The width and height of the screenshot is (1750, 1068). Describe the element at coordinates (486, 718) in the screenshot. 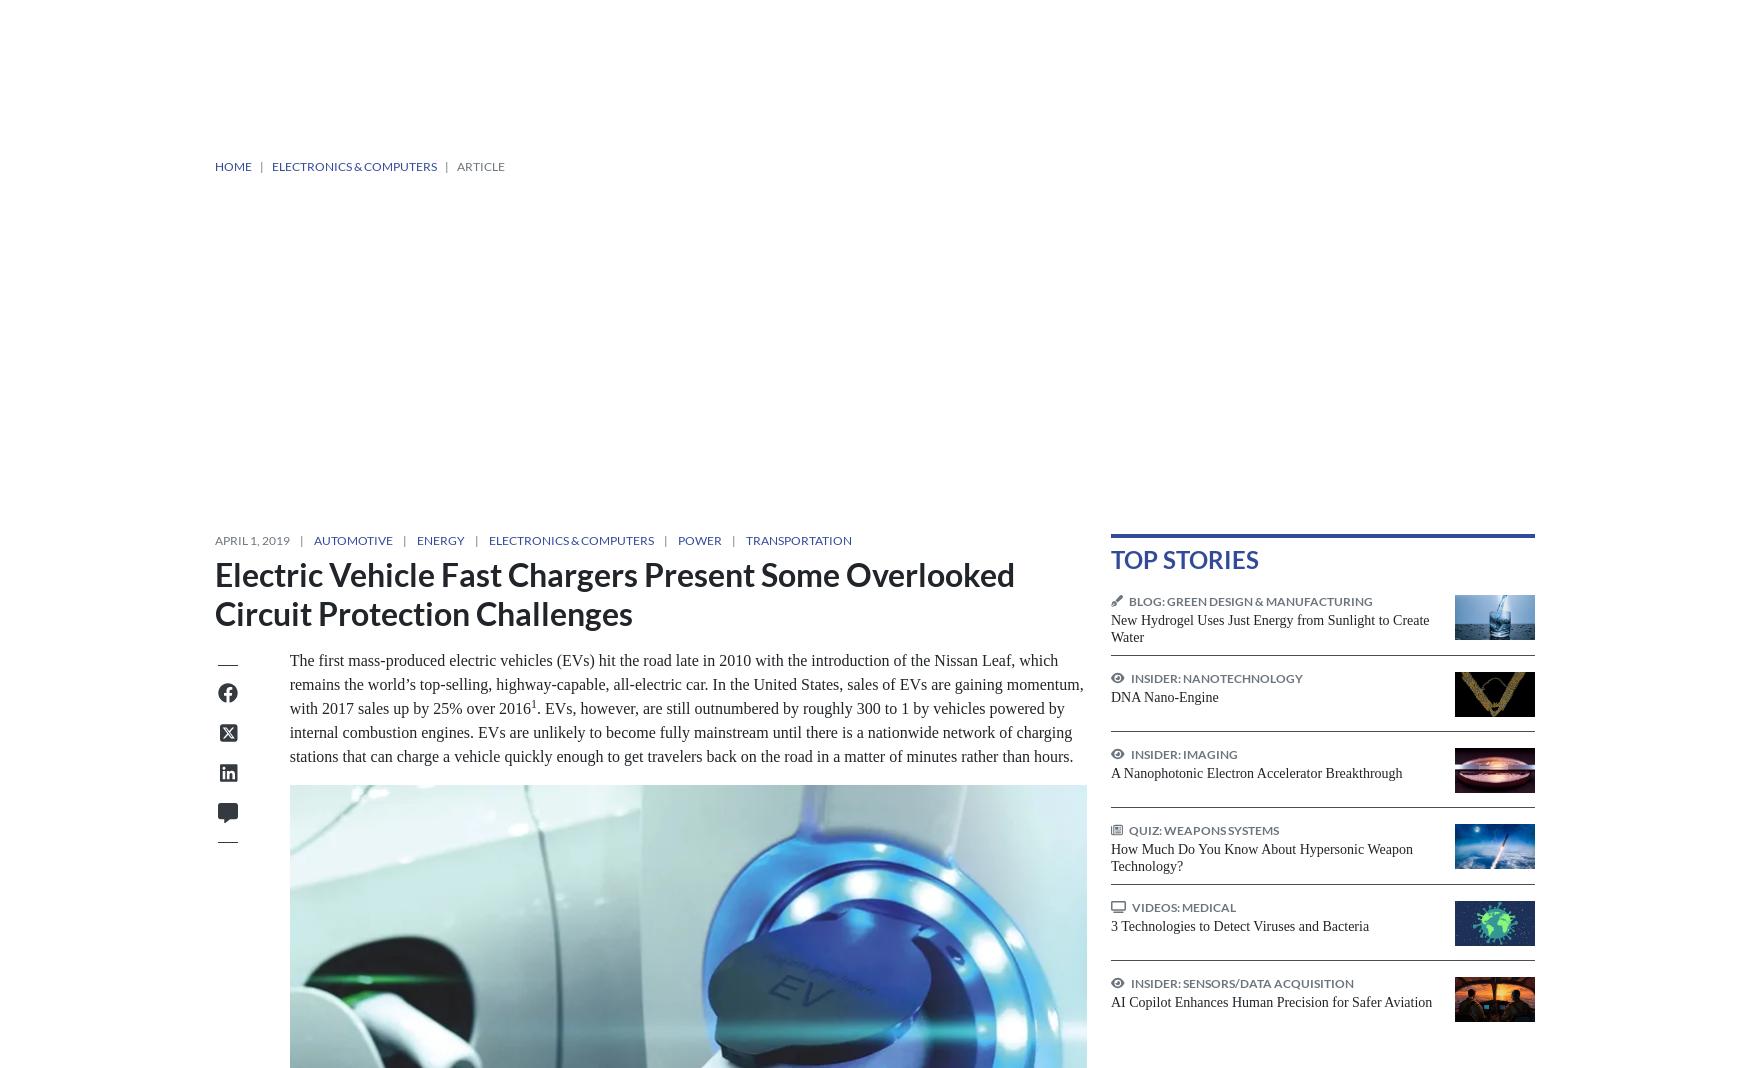

I see `'Transportation'` at that location.